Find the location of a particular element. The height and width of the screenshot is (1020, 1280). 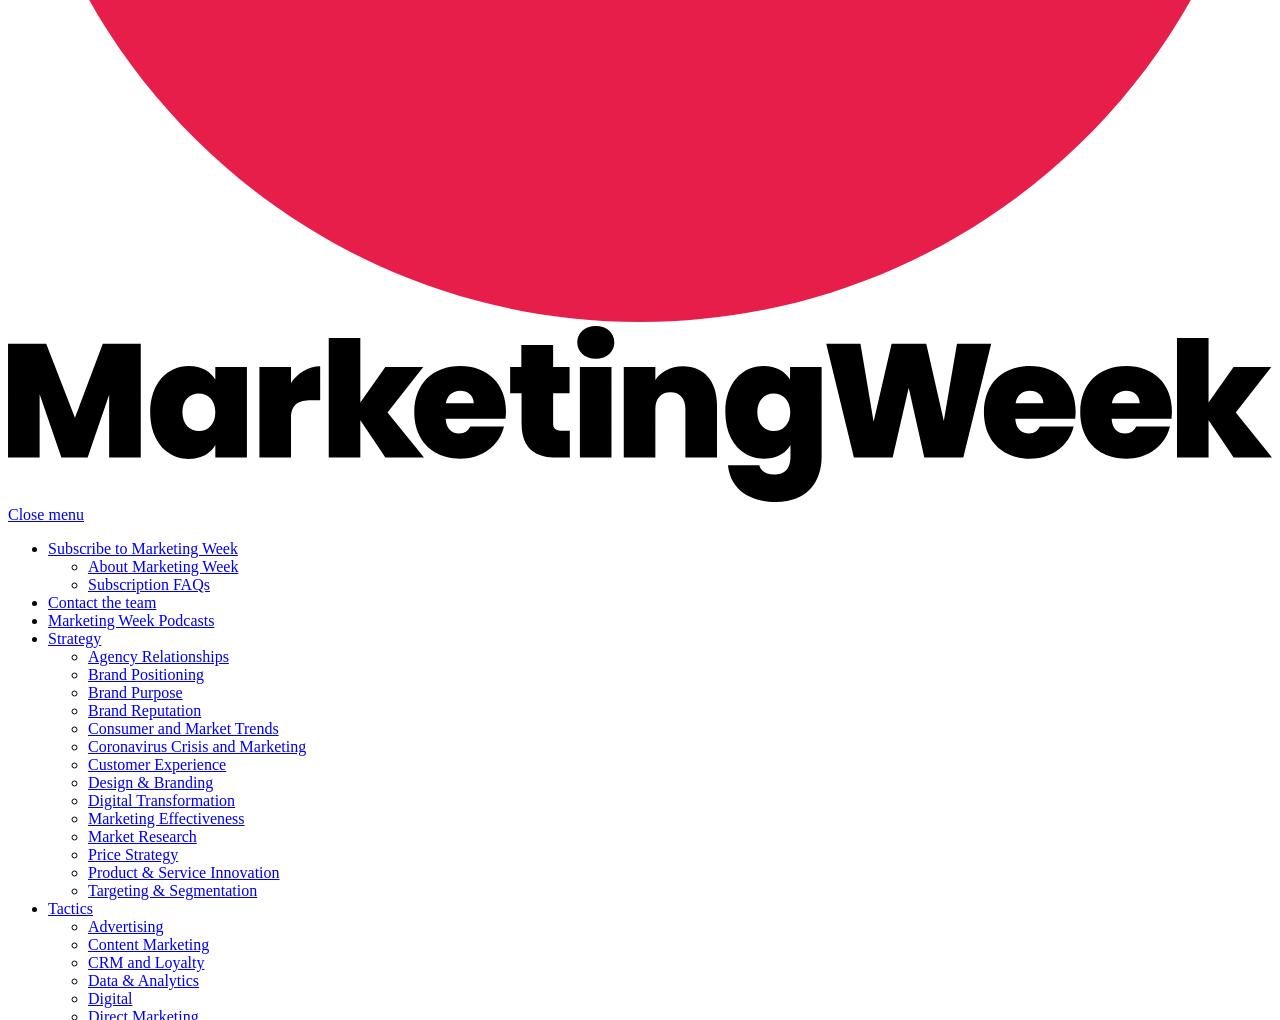

'Brand Positioning' is located at coordinates (145, 674).